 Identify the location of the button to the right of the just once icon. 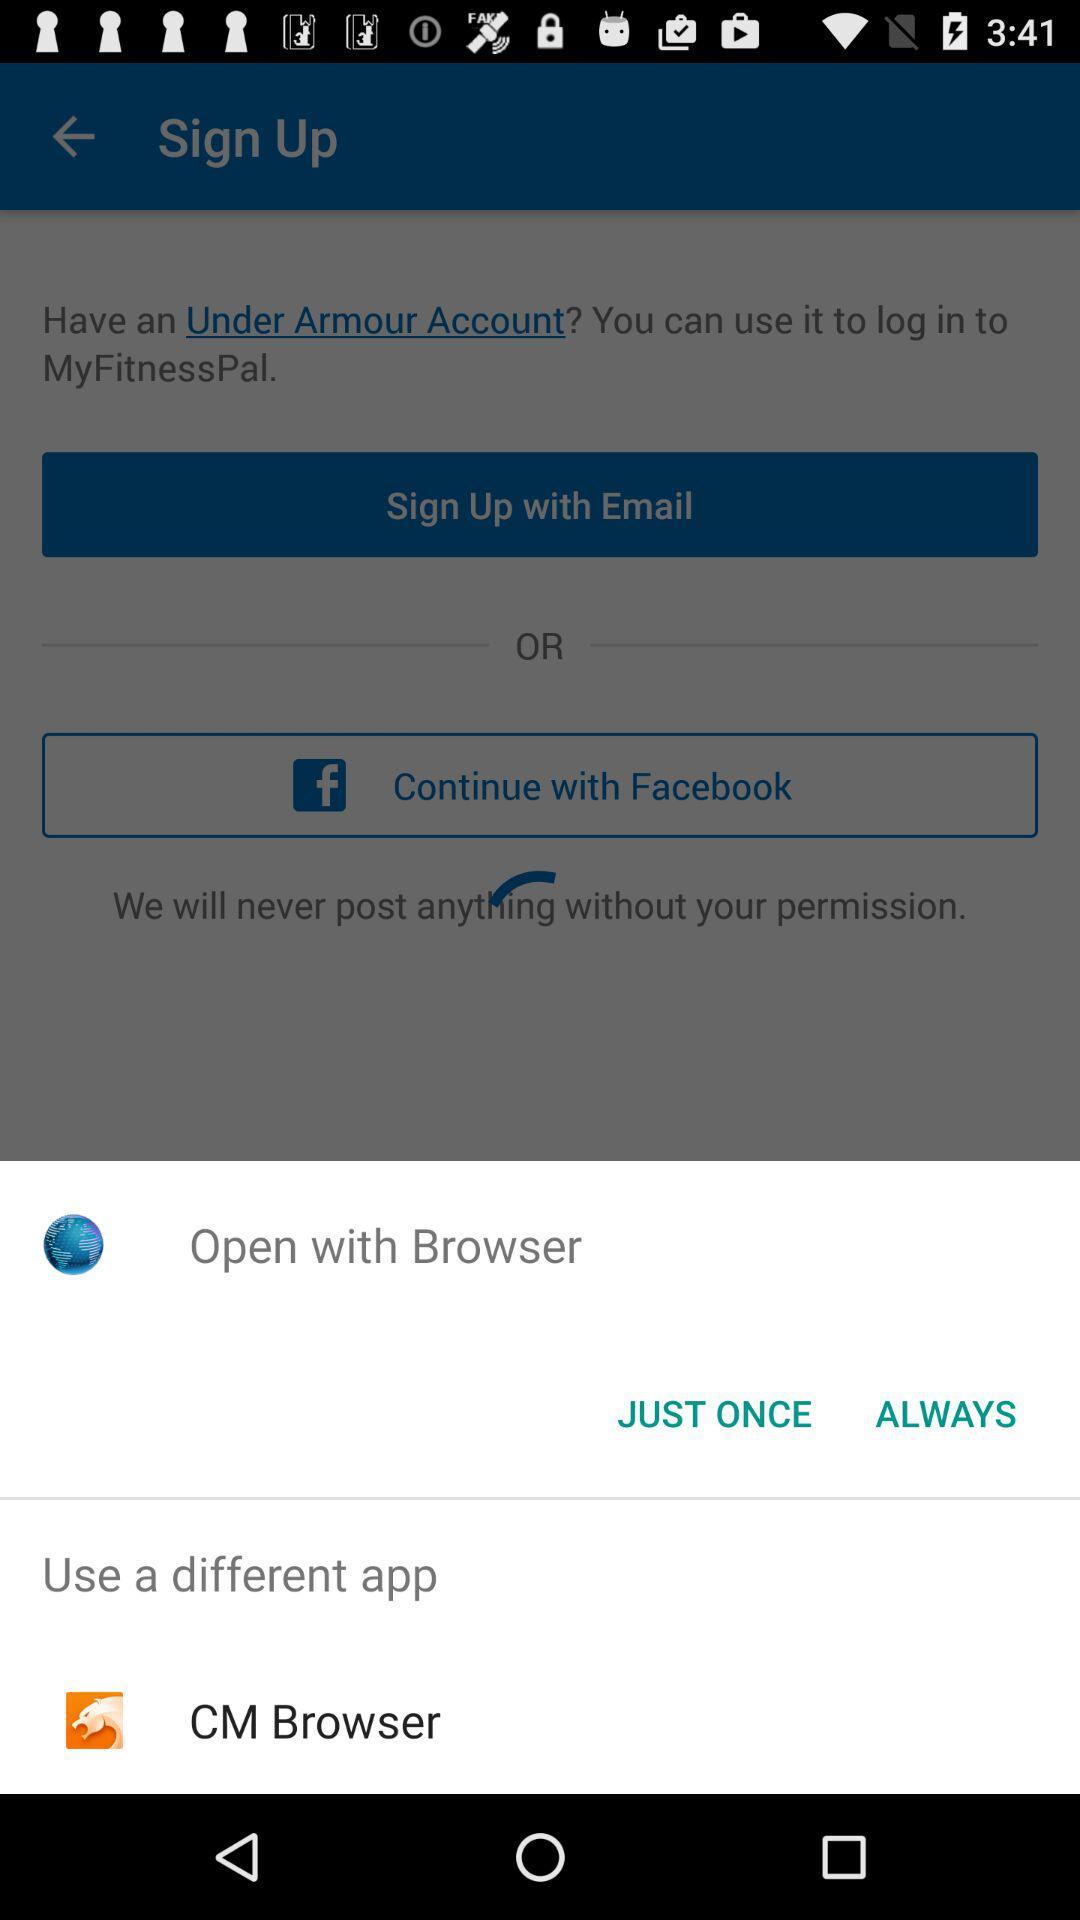
(945, 1411).